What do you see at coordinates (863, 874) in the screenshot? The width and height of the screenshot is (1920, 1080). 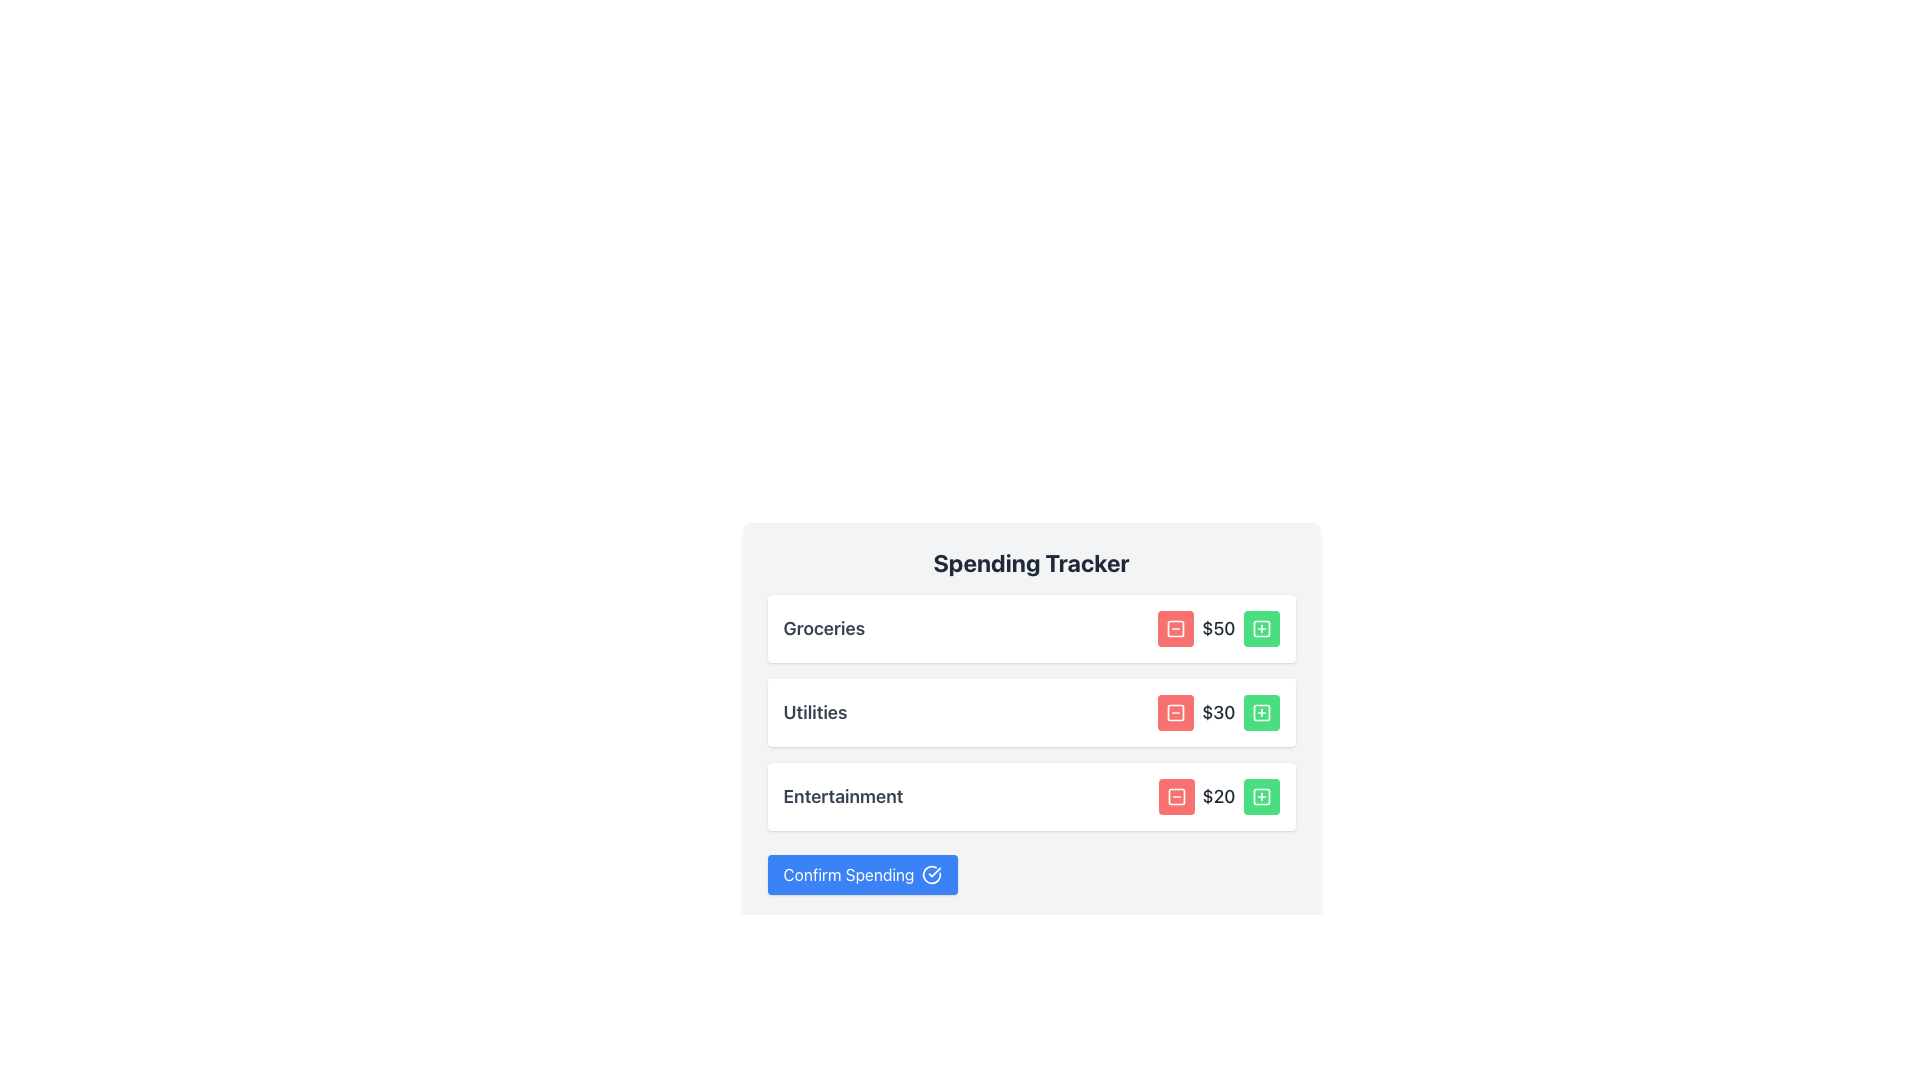 I see `the 'Confirm Spending' button with a blue background and white text` at bounding box center [863, 874].